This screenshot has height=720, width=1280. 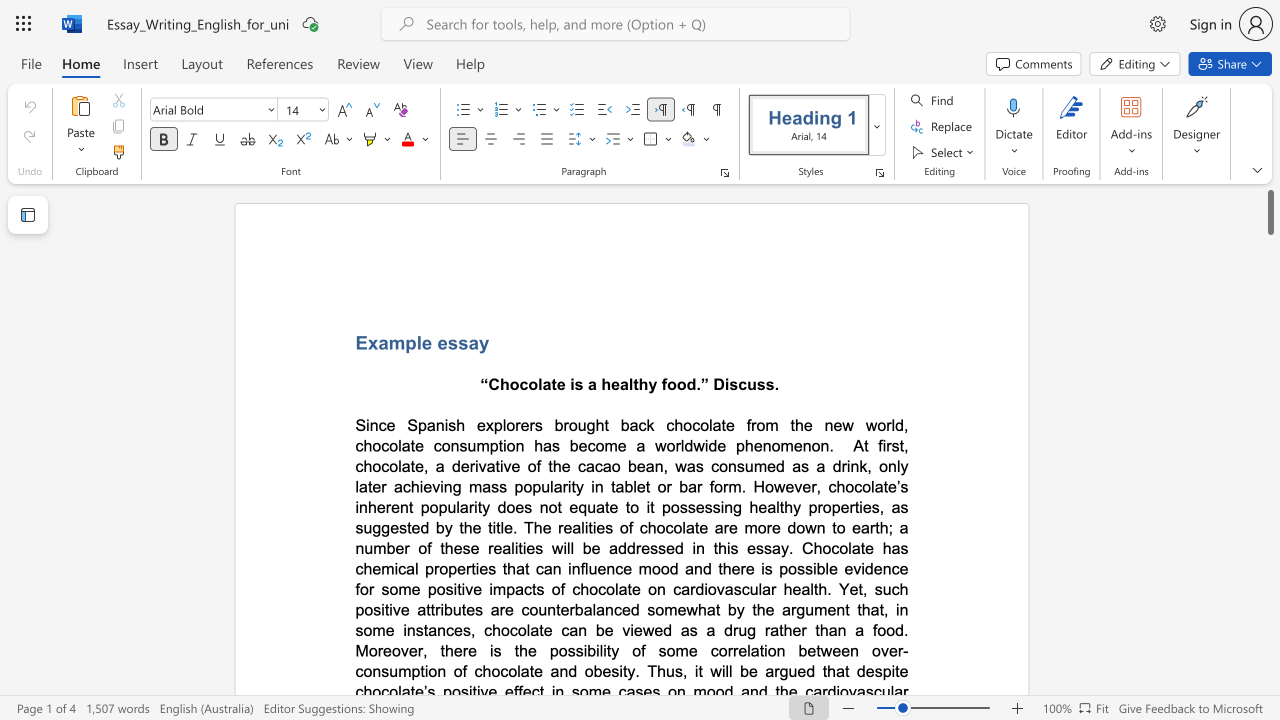 What do you see at coordinates (1269, 400) in the screenshot?
I see `the scrollbar on the side` at bounding box center [1269, 400].